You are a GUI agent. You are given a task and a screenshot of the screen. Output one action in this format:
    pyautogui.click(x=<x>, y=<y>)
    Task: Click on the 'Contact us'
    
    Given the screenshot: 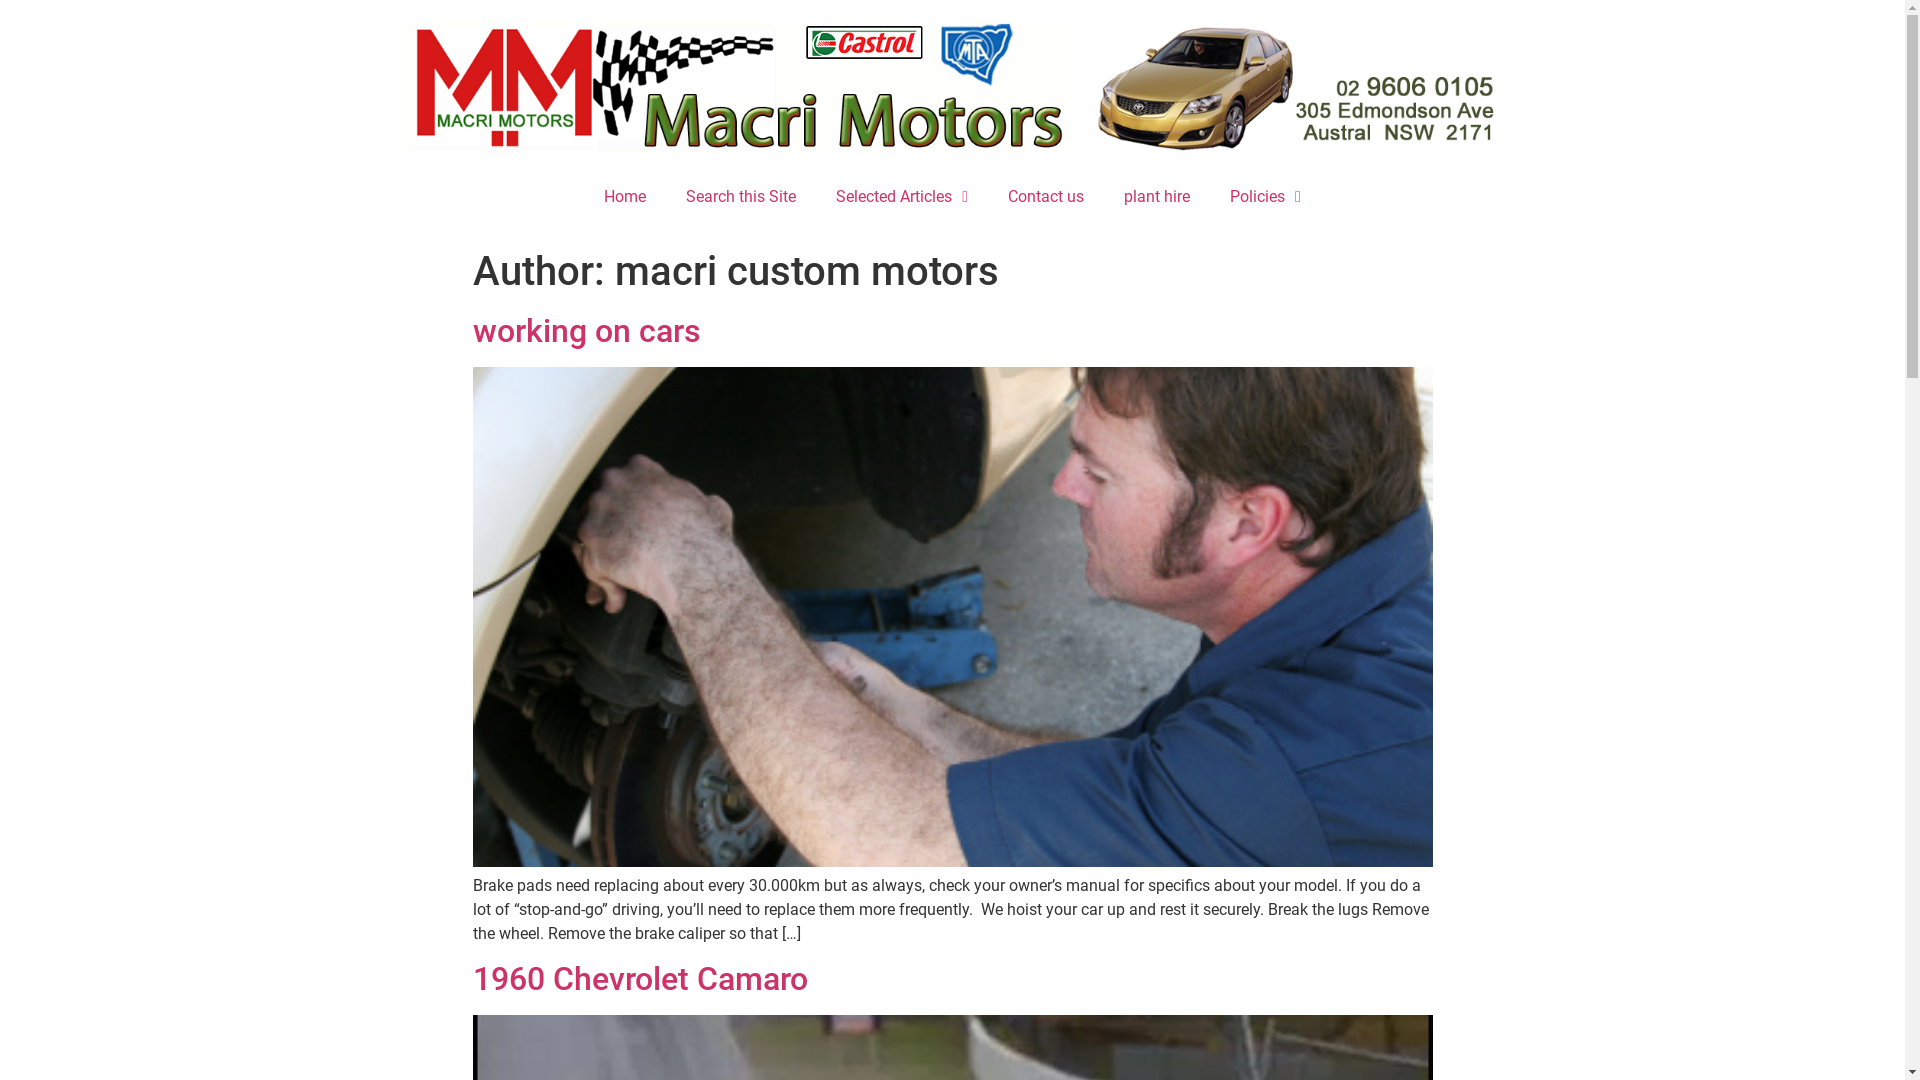 What is the action you would take?
    pyautogui.click(x=1045, y=196)
    